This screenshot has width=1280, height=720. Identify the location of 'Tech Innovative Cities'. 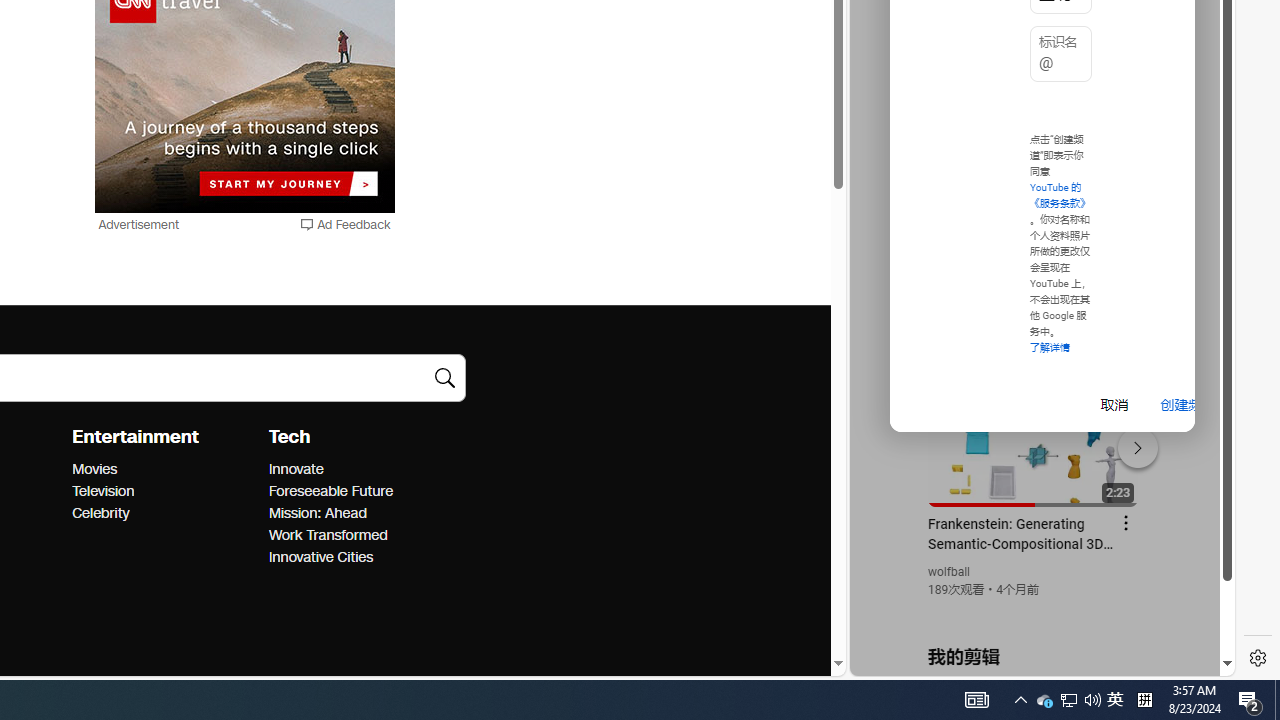
(320, 557).